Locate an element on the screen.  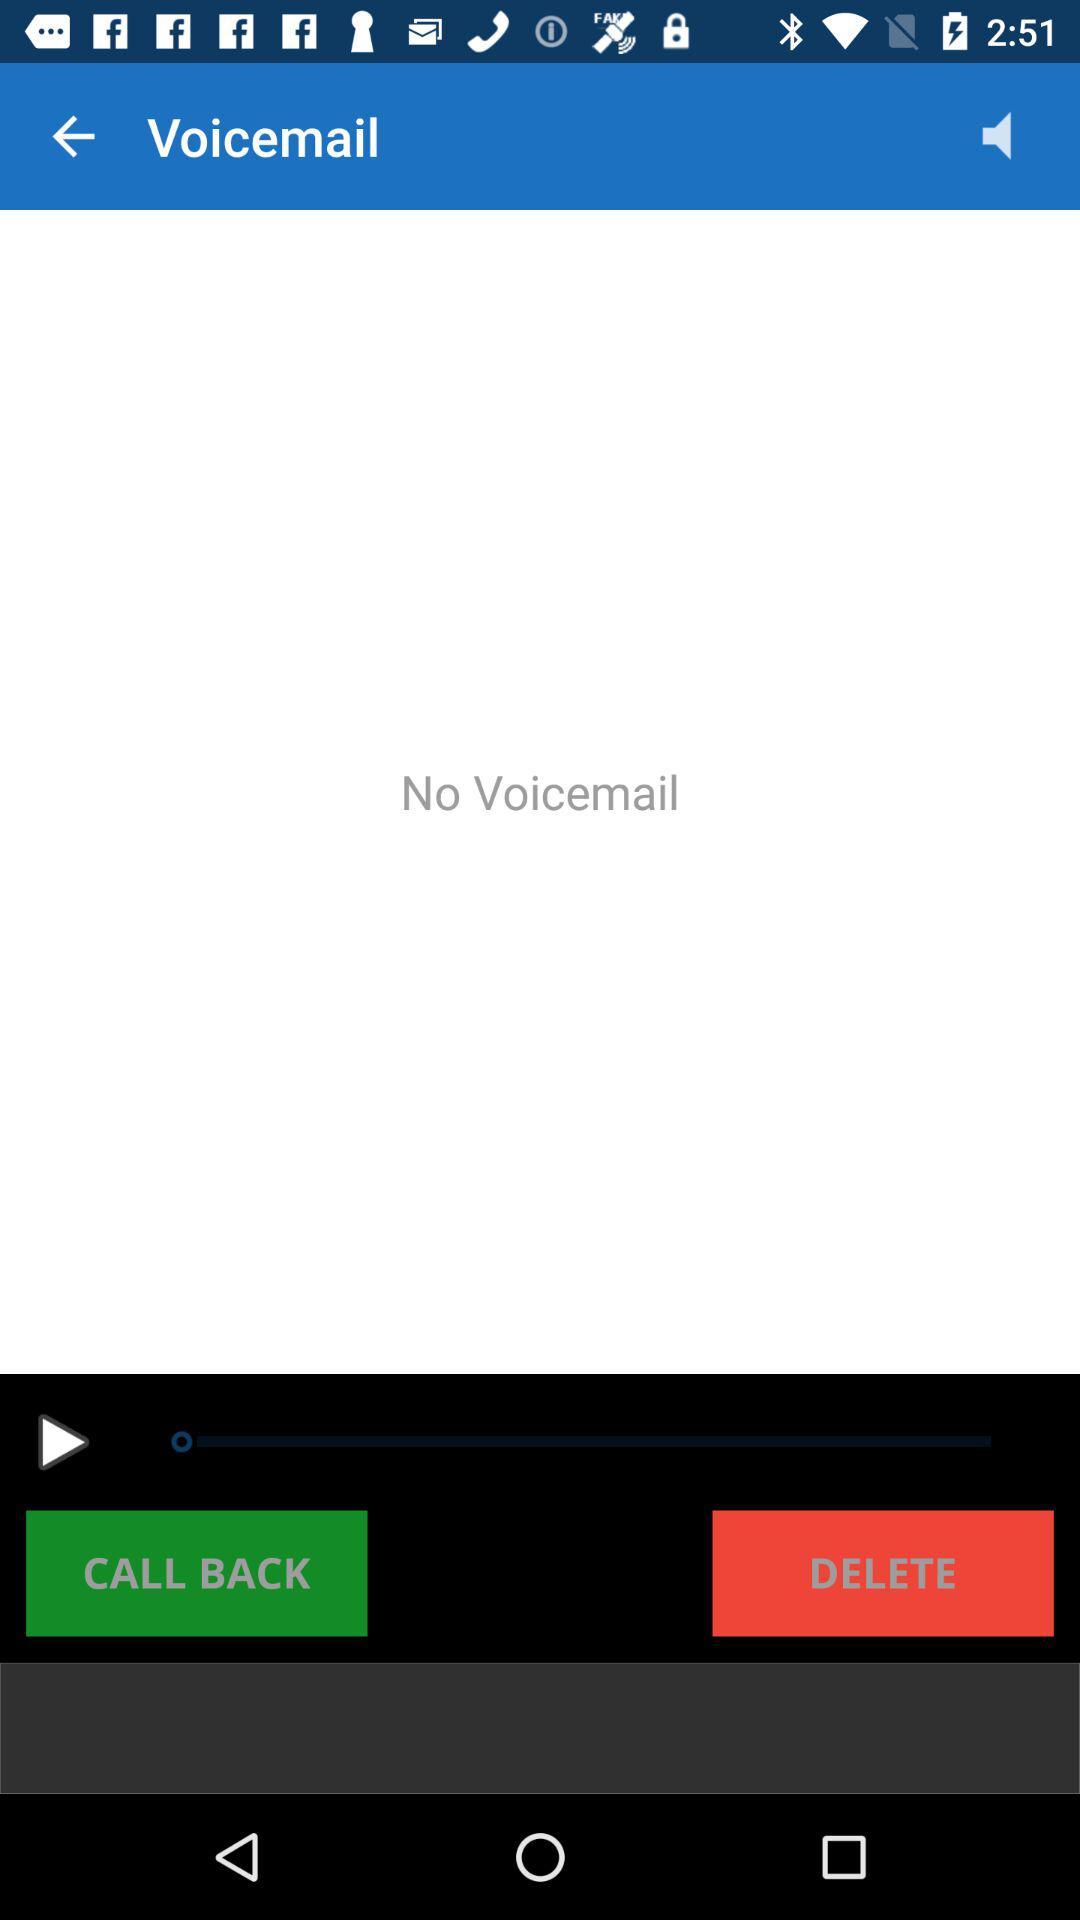
the icon next to the voicemail is located at coordinates (1017, 135).